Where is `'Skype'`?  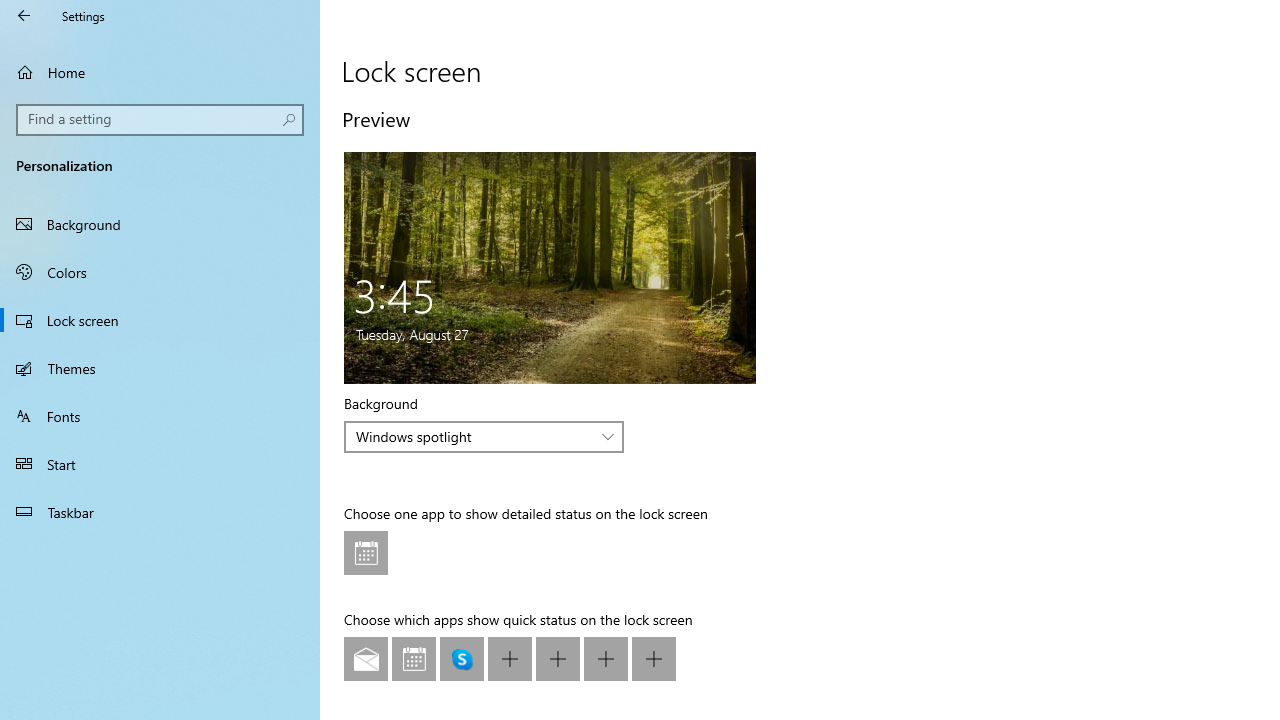
'Skype' is located at coordinates (461, 659).